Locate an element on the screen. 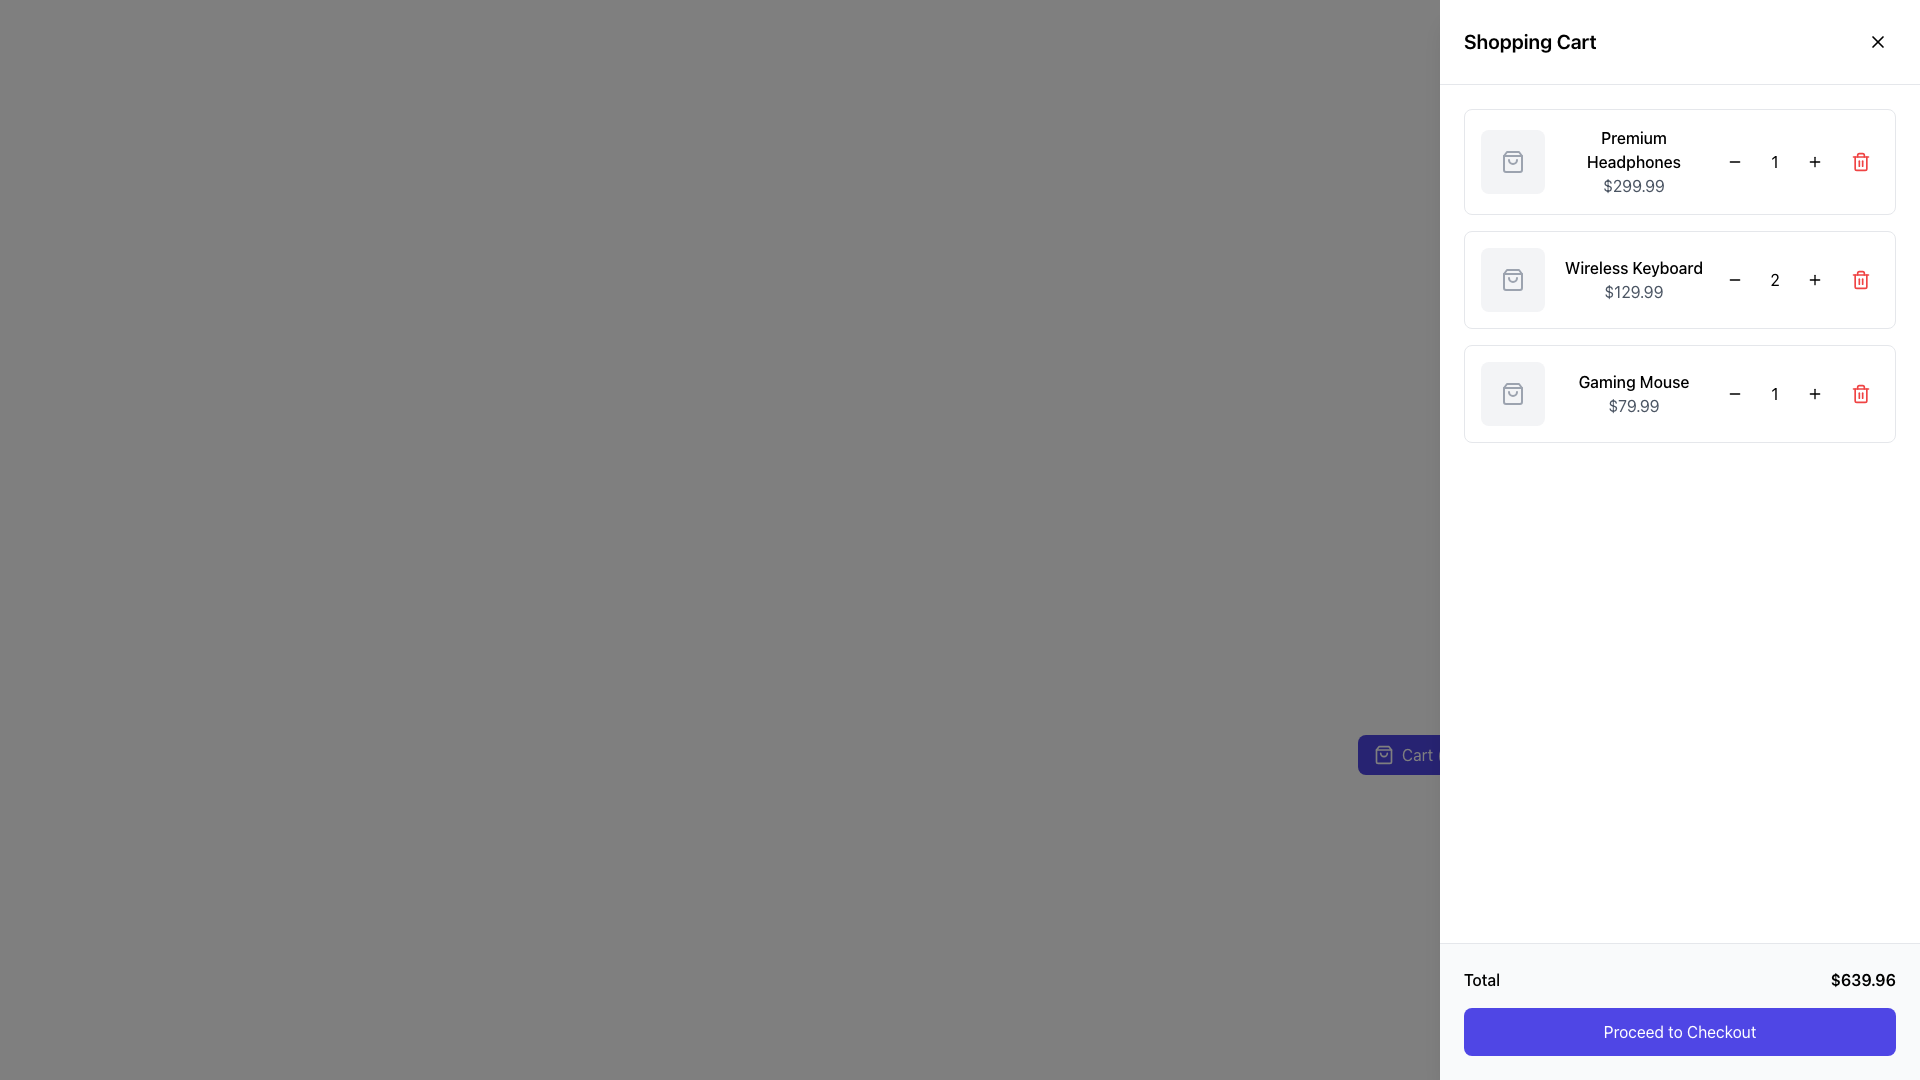 The height and width of the screenshot is (1080, 1920). the numerical value '2' displayed in the text label indicating the quantity of the 'Wireless Keyboard' in the shopping cart, which is centrally aligned with decrement and increment buttons is located at coordinates (1775, 280).